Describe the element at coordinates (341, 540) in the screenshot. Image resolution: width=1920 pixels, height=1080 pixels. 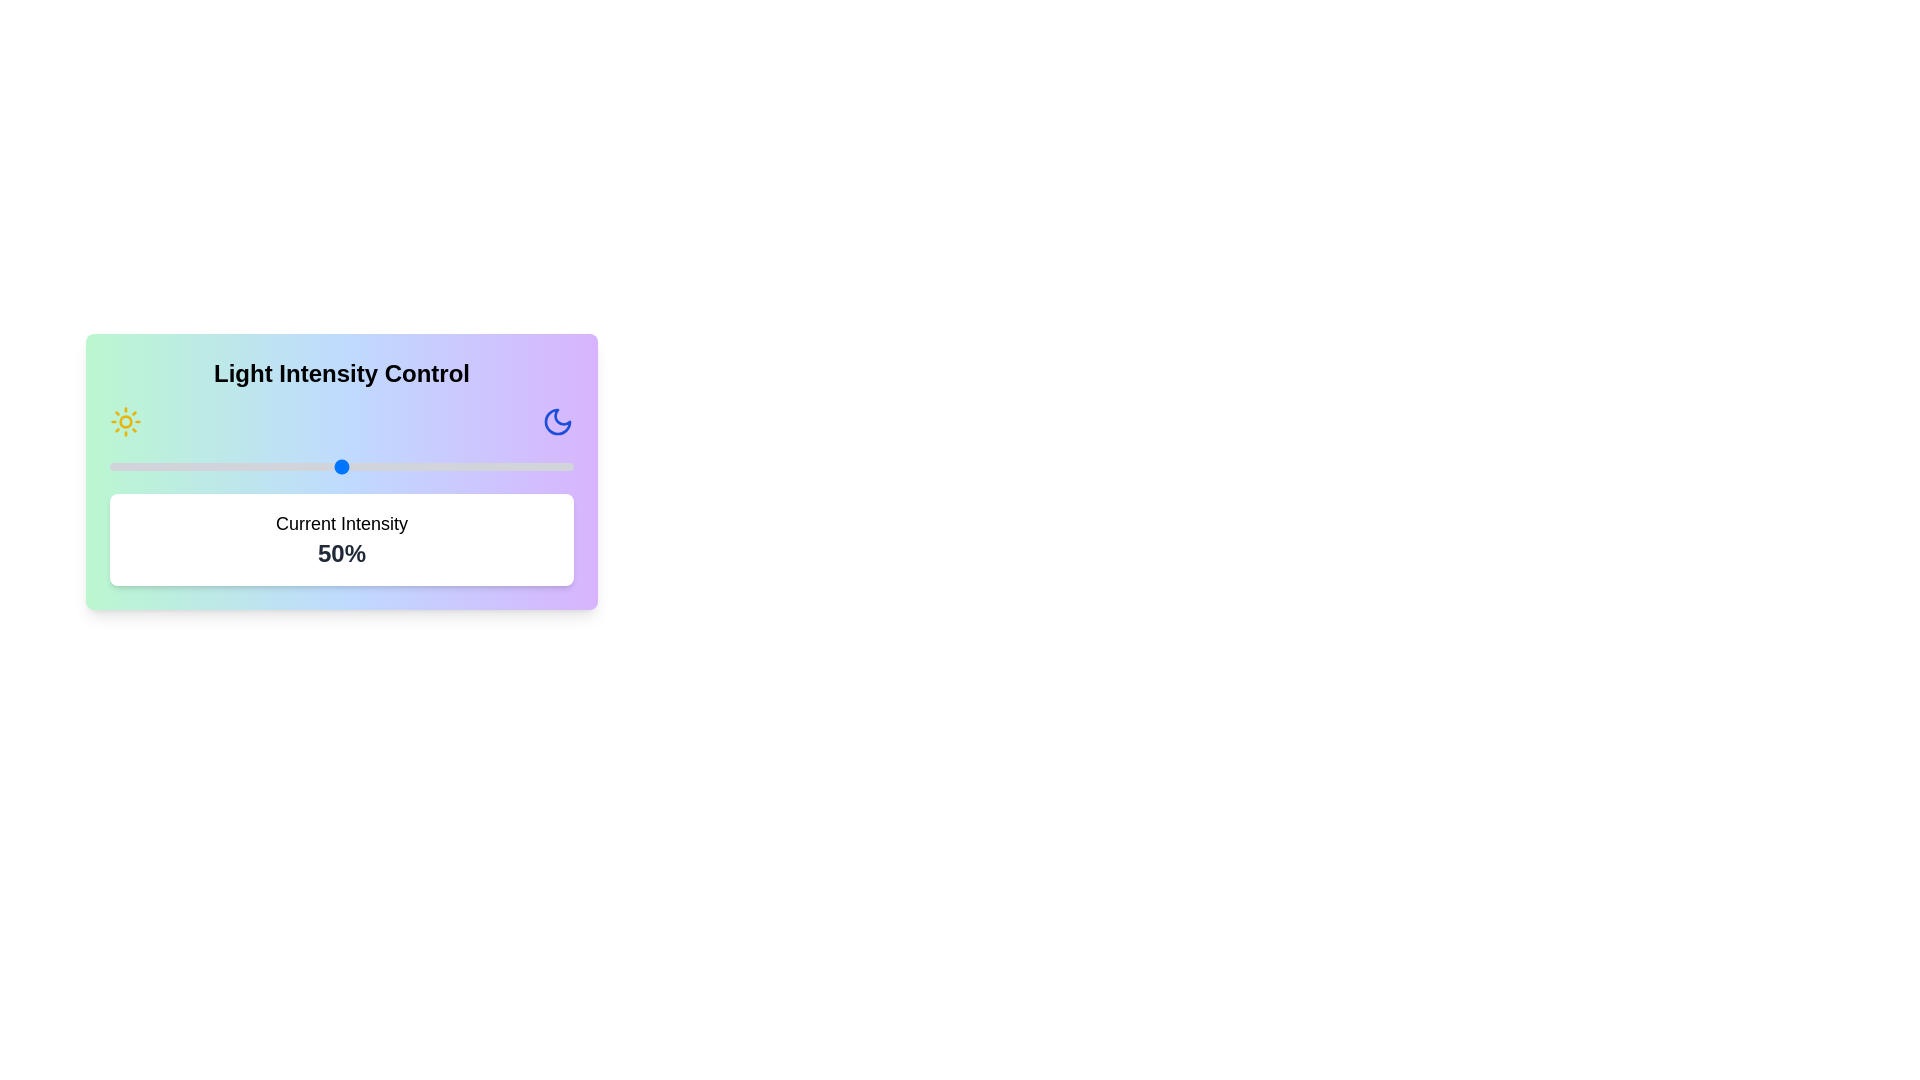
I see `the Informational Display element that shows 'Current Intensity' and '50%' with a white background and rounded corners` at that location.